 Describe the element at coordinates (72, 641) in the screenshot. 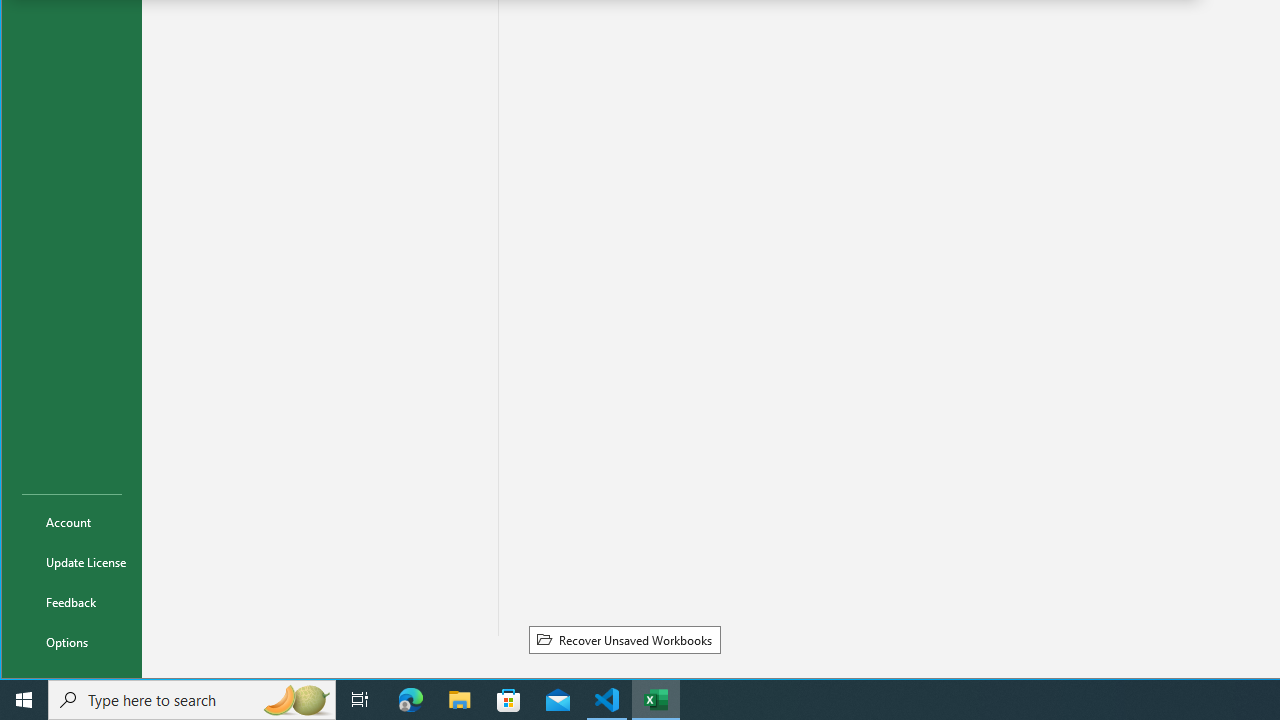

I see `'Options'` at that location.